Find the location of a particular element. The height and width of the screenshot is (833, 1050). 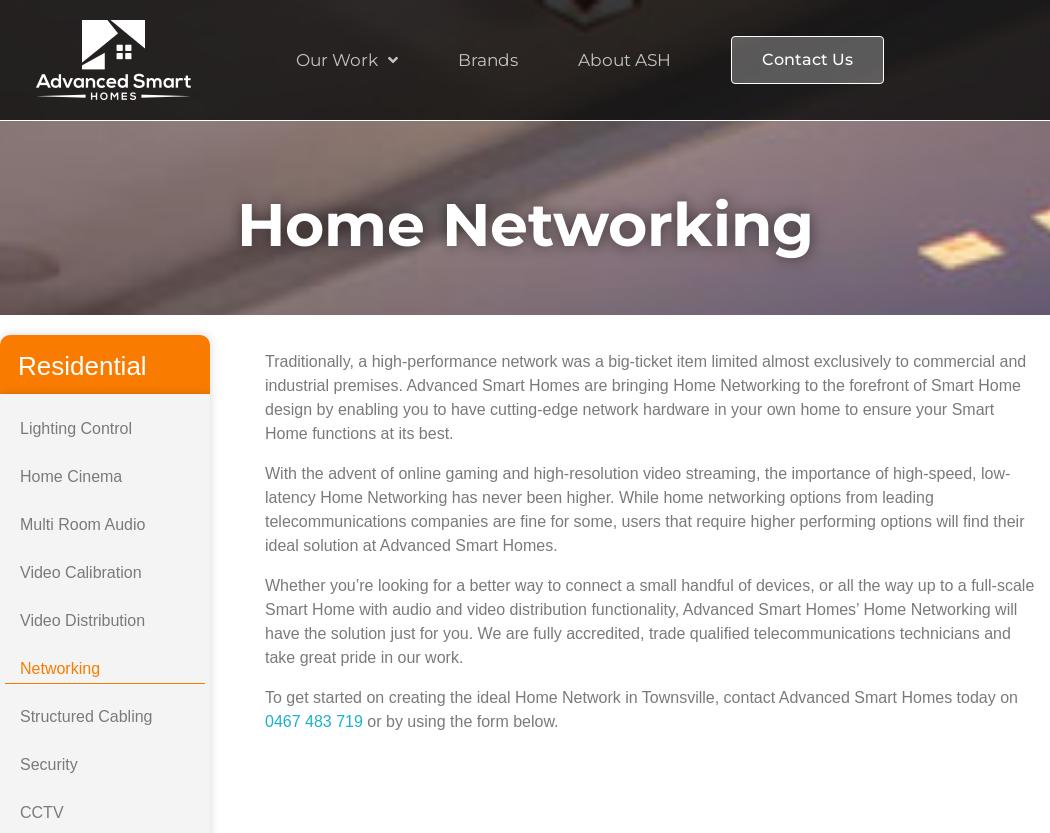

'Video Distribution' is located at coordinates (82, 620).